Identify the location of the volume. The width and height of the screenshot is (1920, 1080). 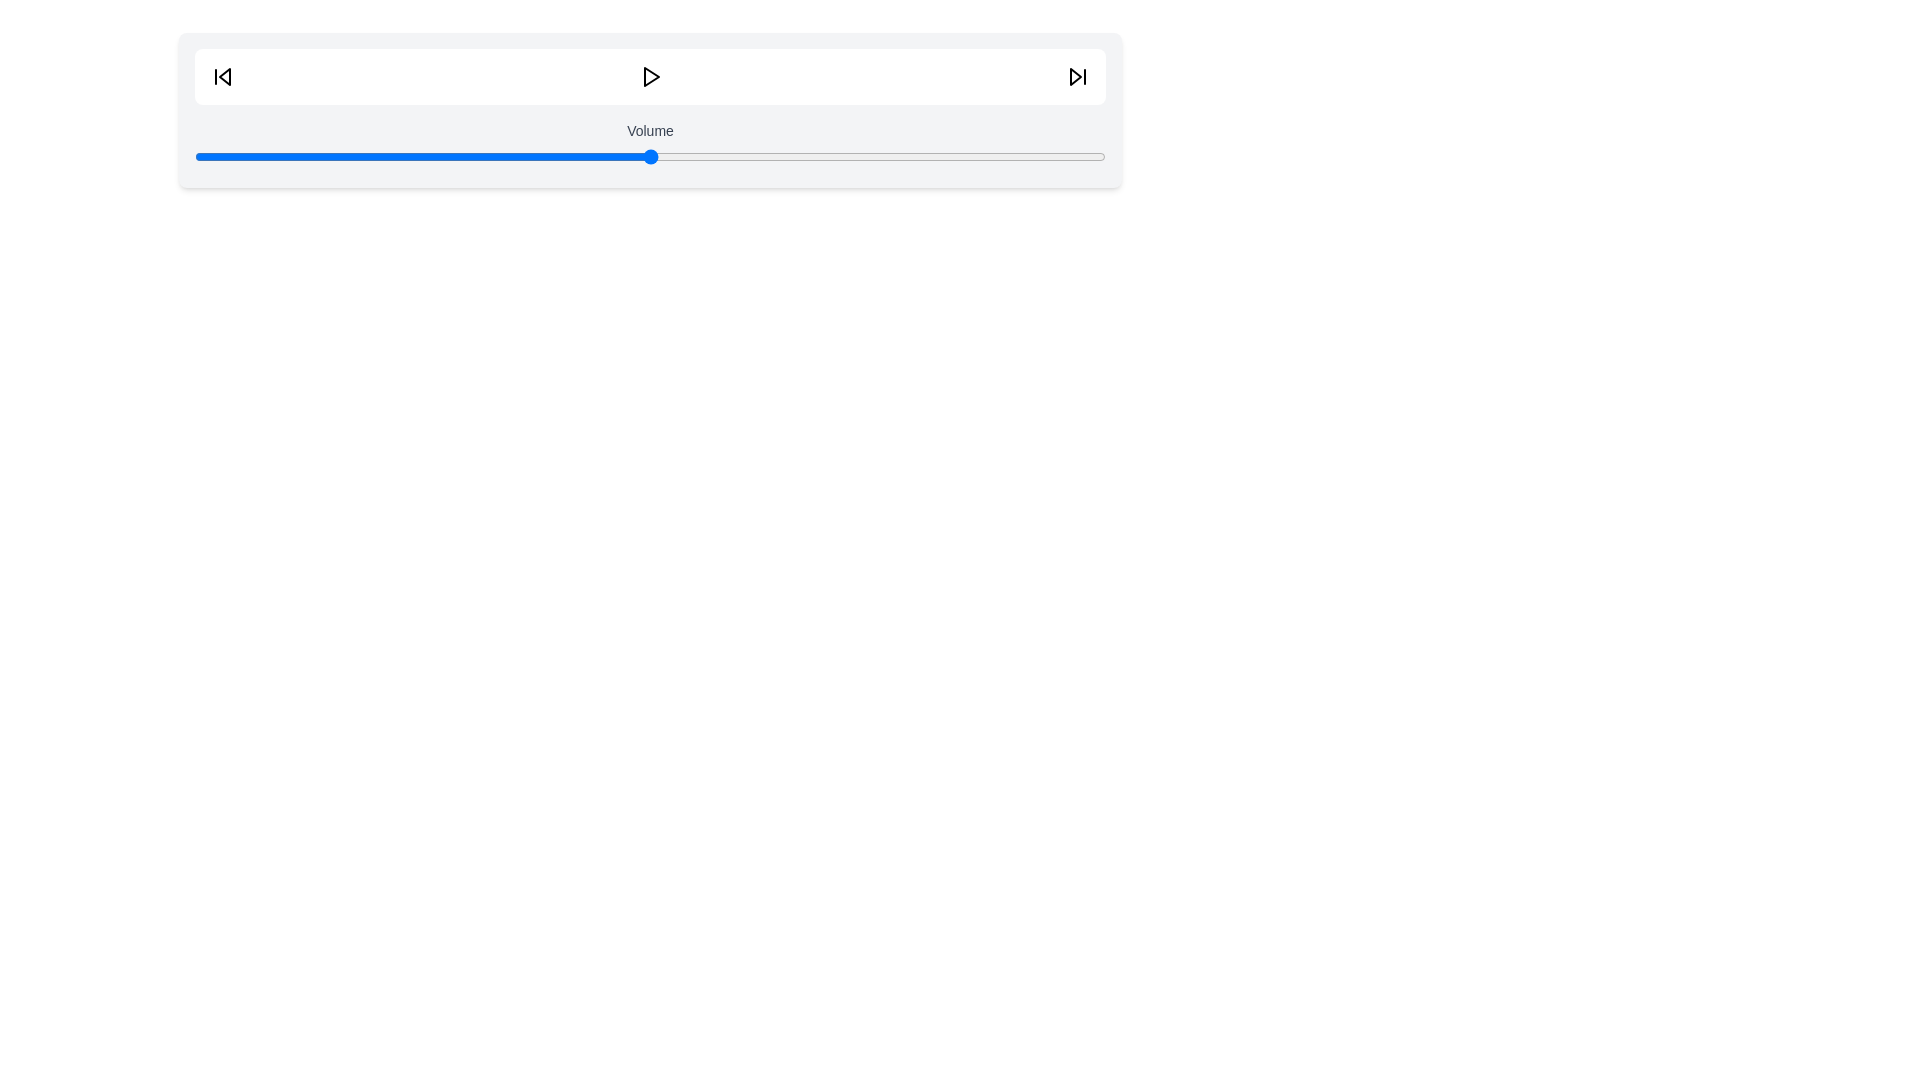
(1077, 156).